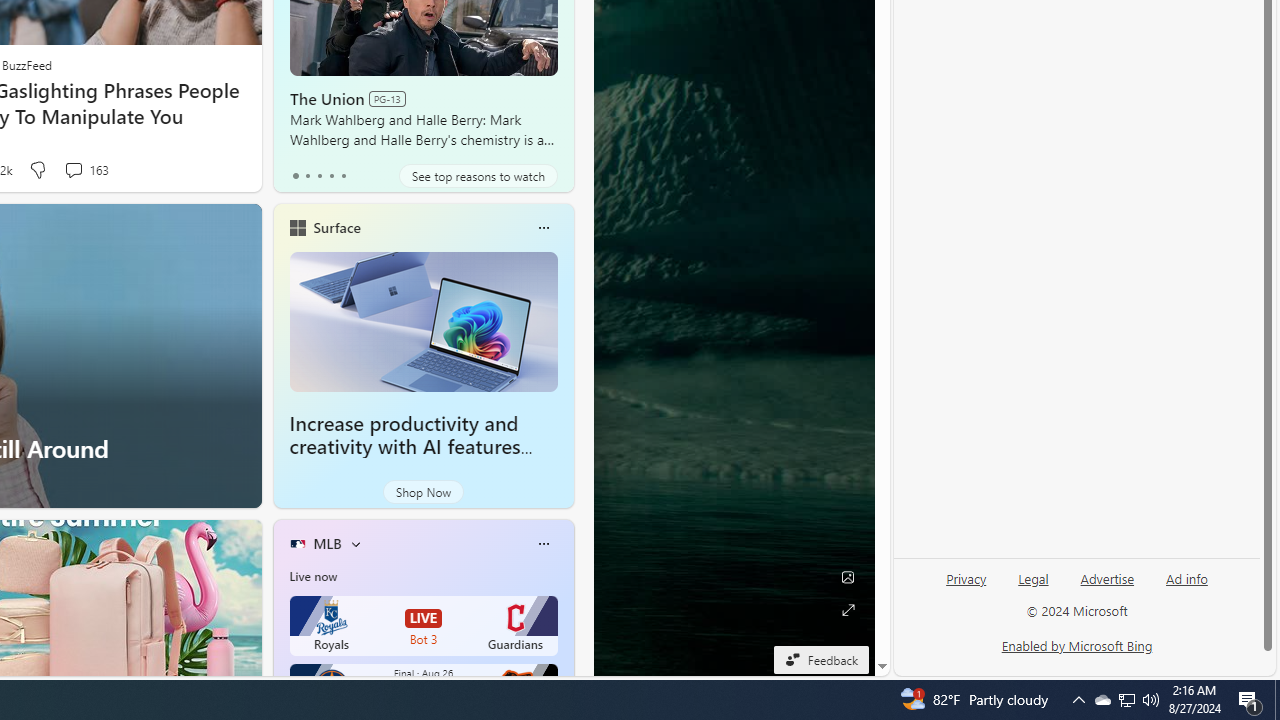 Image resolution: width=1280 pixels, height=720 pixels. Describe the element at coordinates (294, 175) in the screenshot. I see `'tab-0'` at that location.